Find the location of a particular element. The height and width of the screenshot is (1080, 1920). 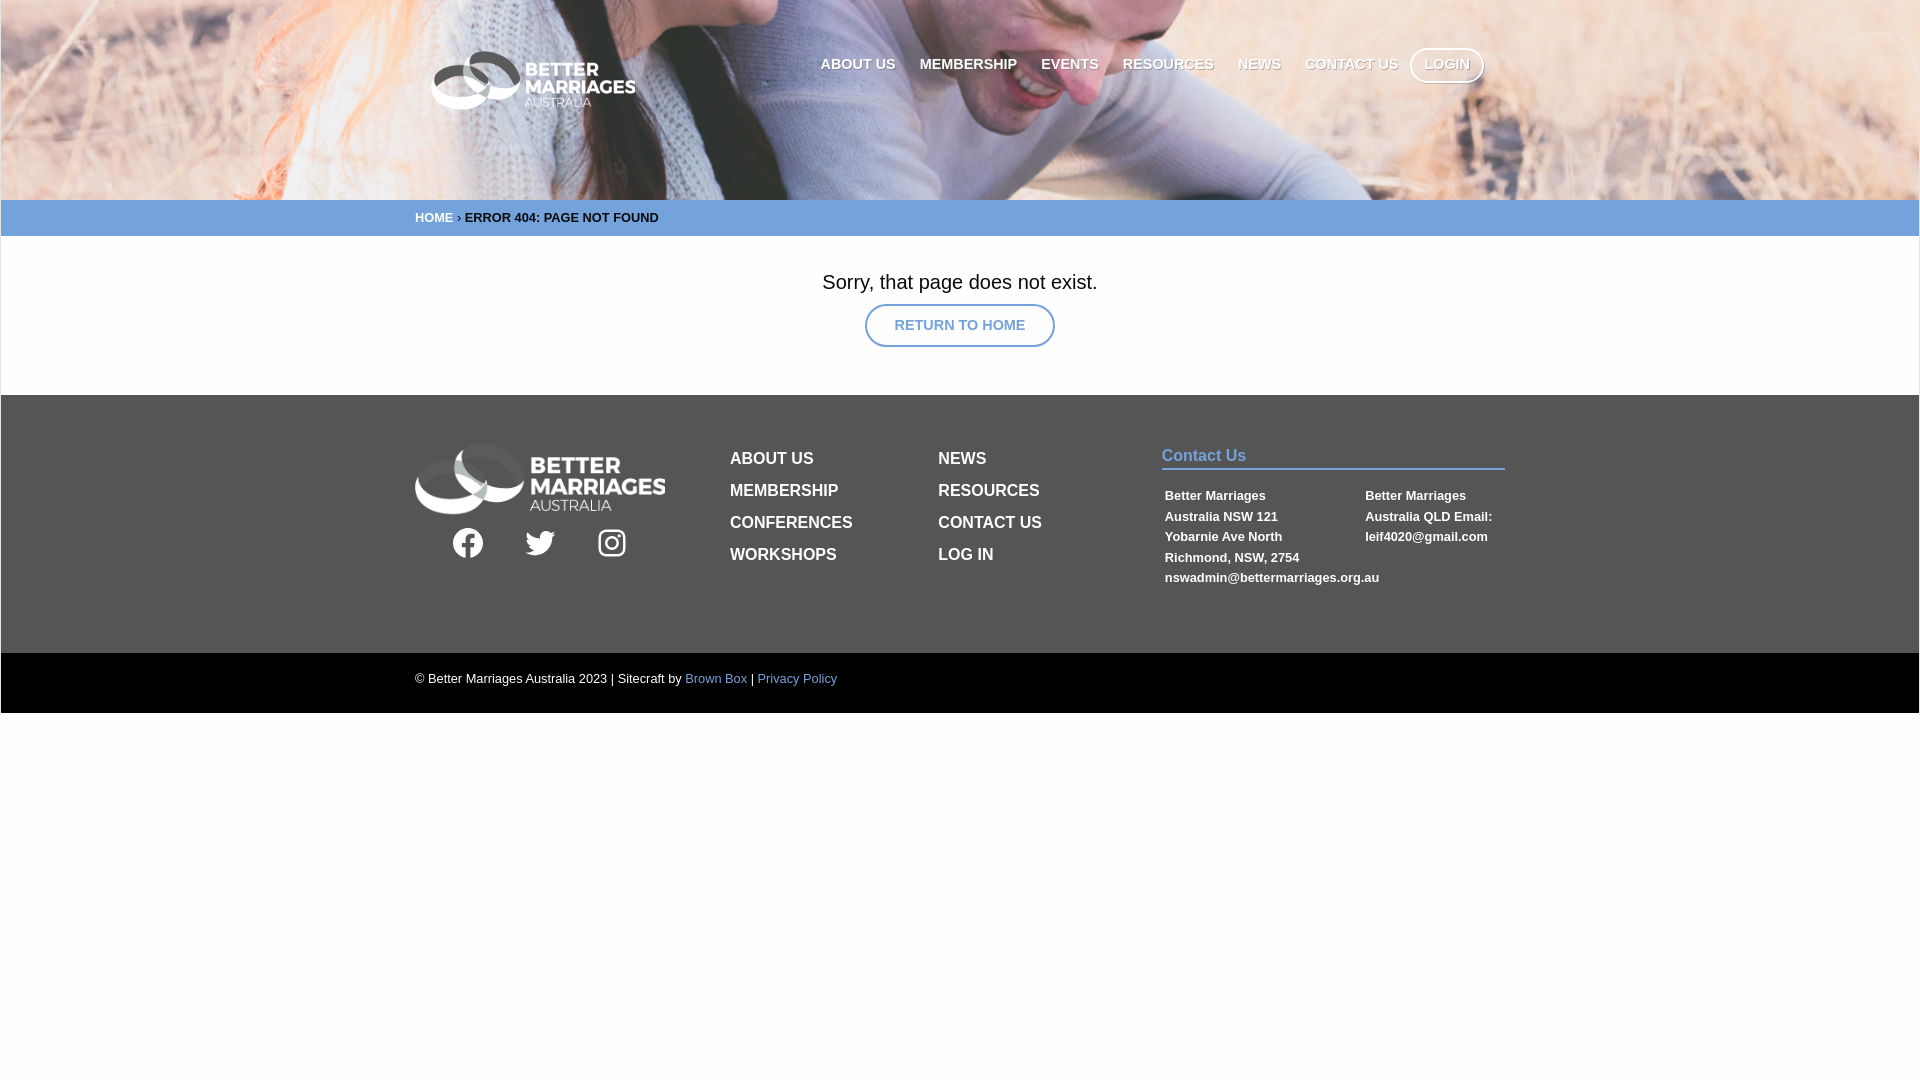

'WORKSHOPS' is located at coordinates (782, 554).